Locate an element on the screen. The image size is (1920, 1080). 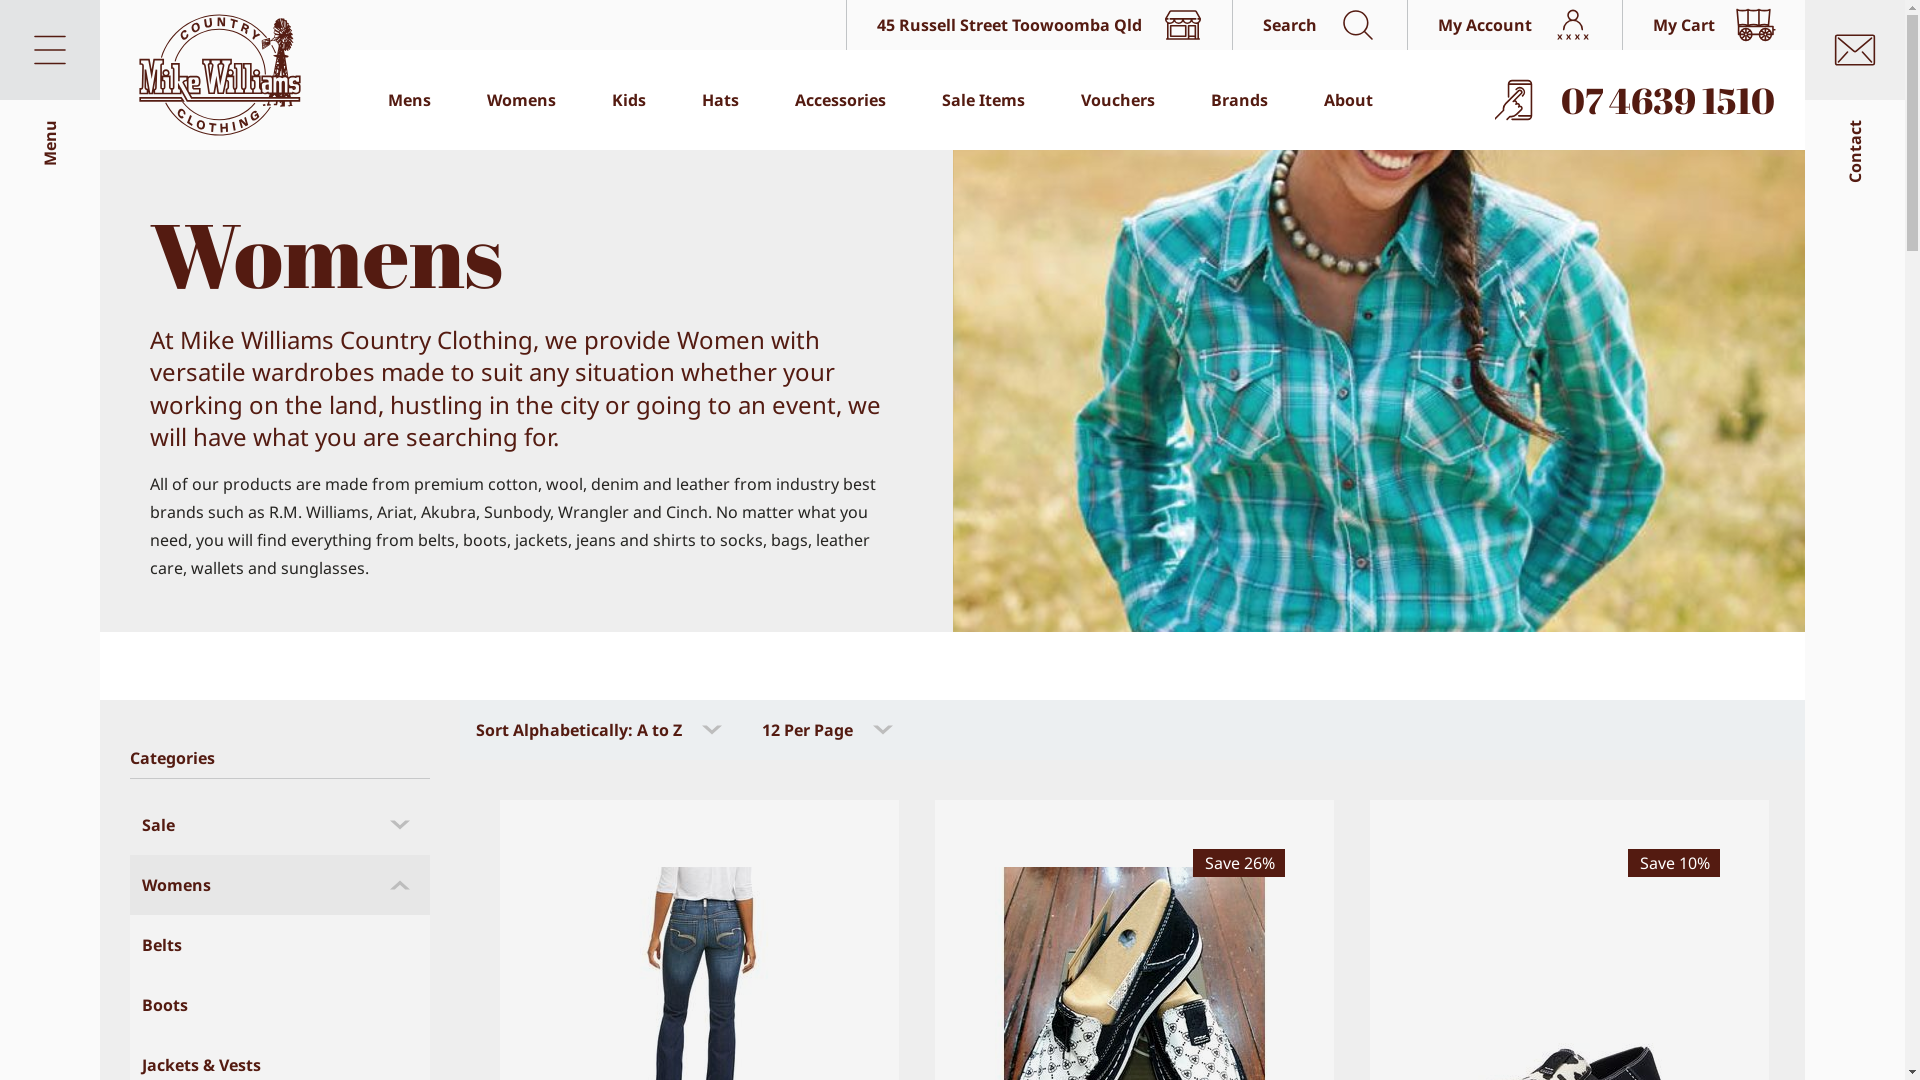
'Accessories' is located at coordinates (840, 100).